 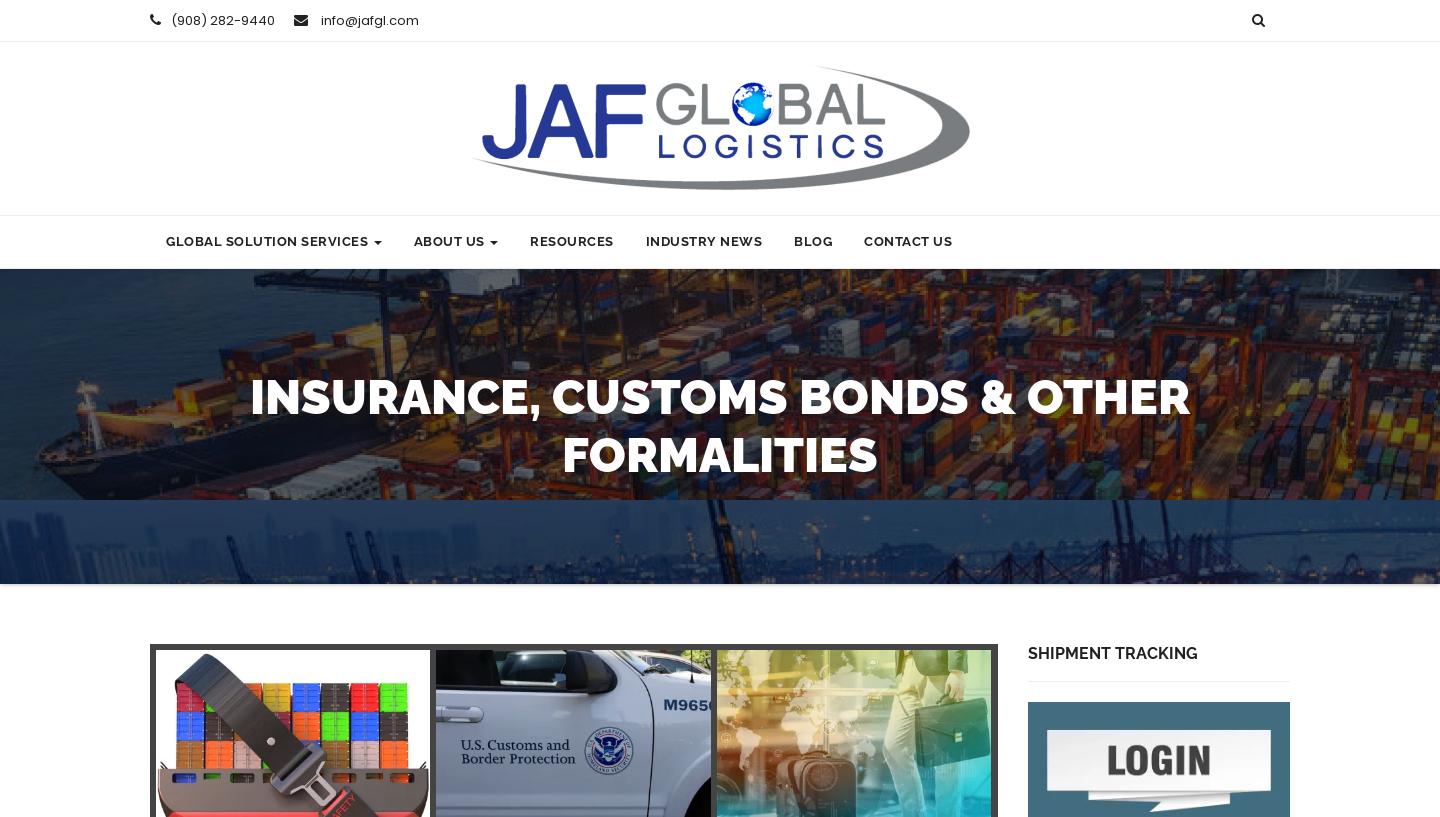 What do you see at coordinates (863, 240) in the screenshot?
I see `'Contact Us'` at bounding box center [863, 240].